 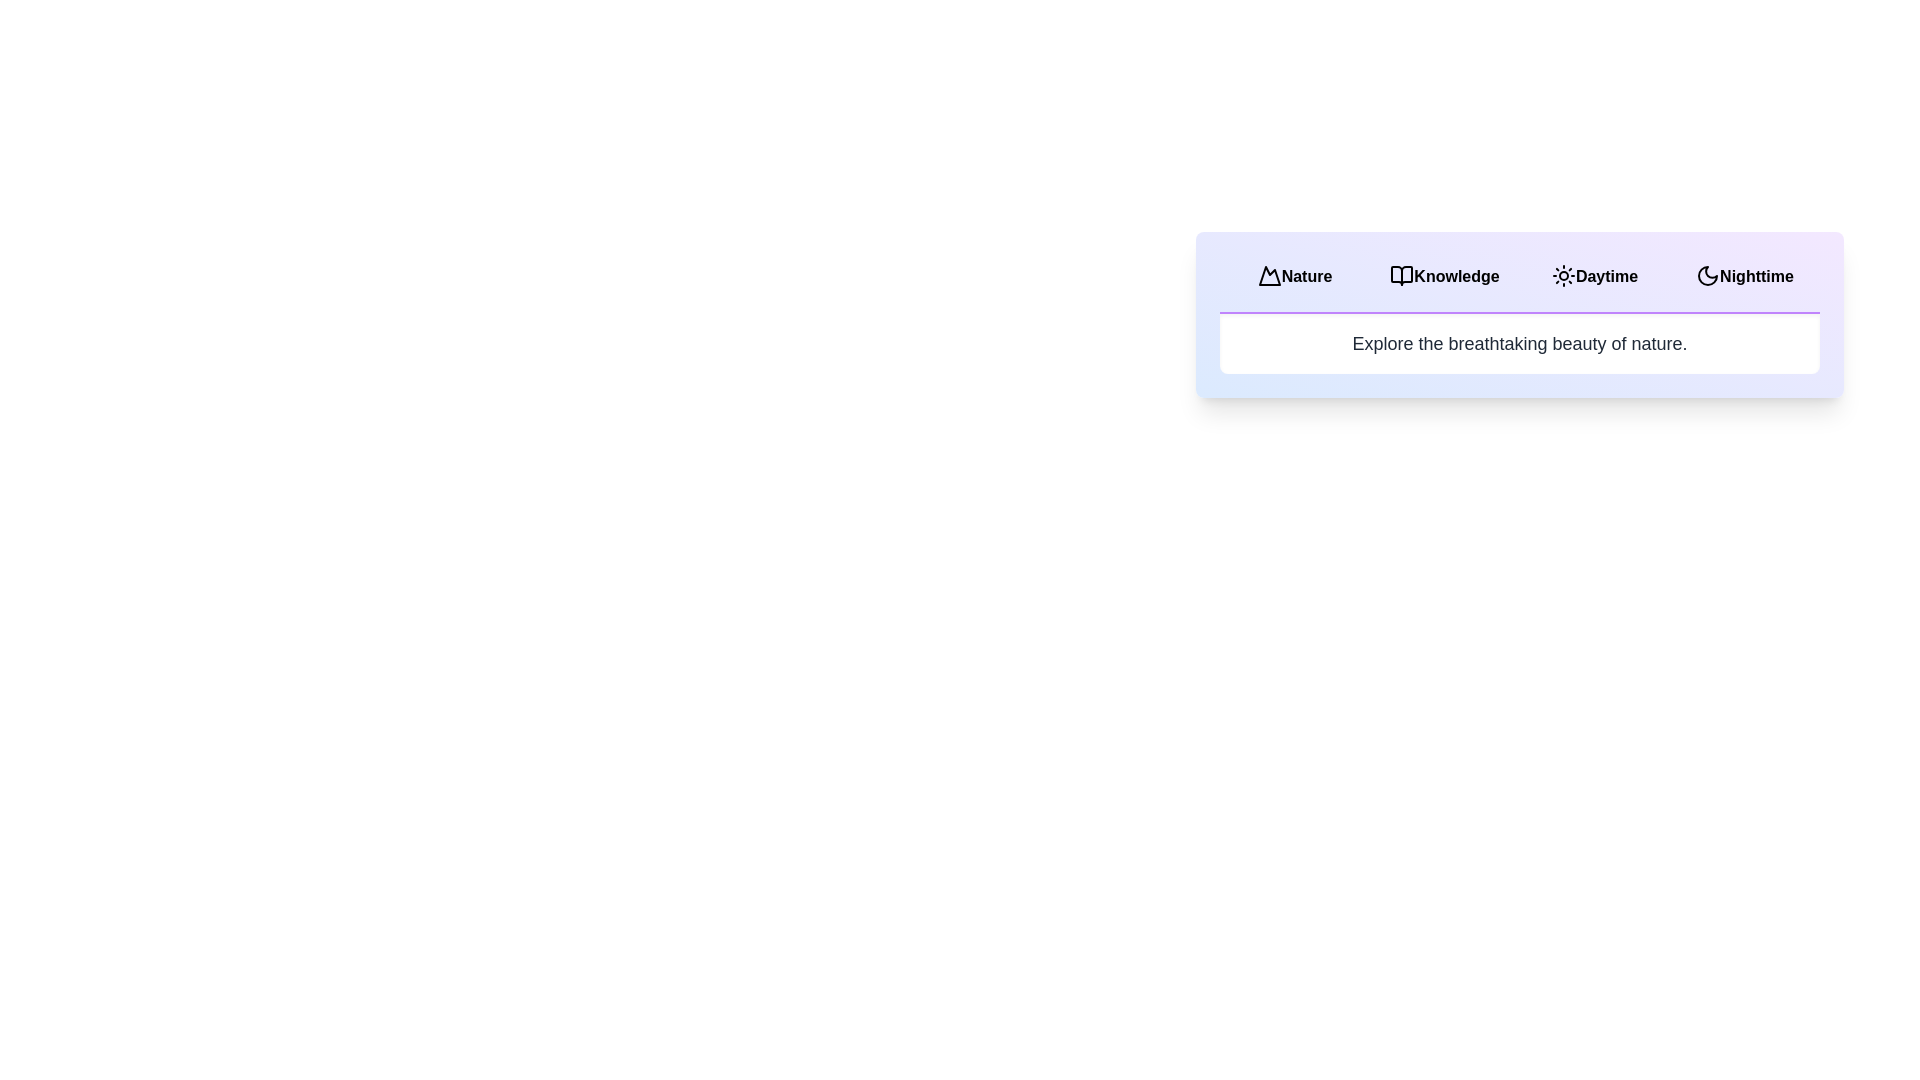 I want to click on the tab labeled Daytime, so click(x=1593, y=277).